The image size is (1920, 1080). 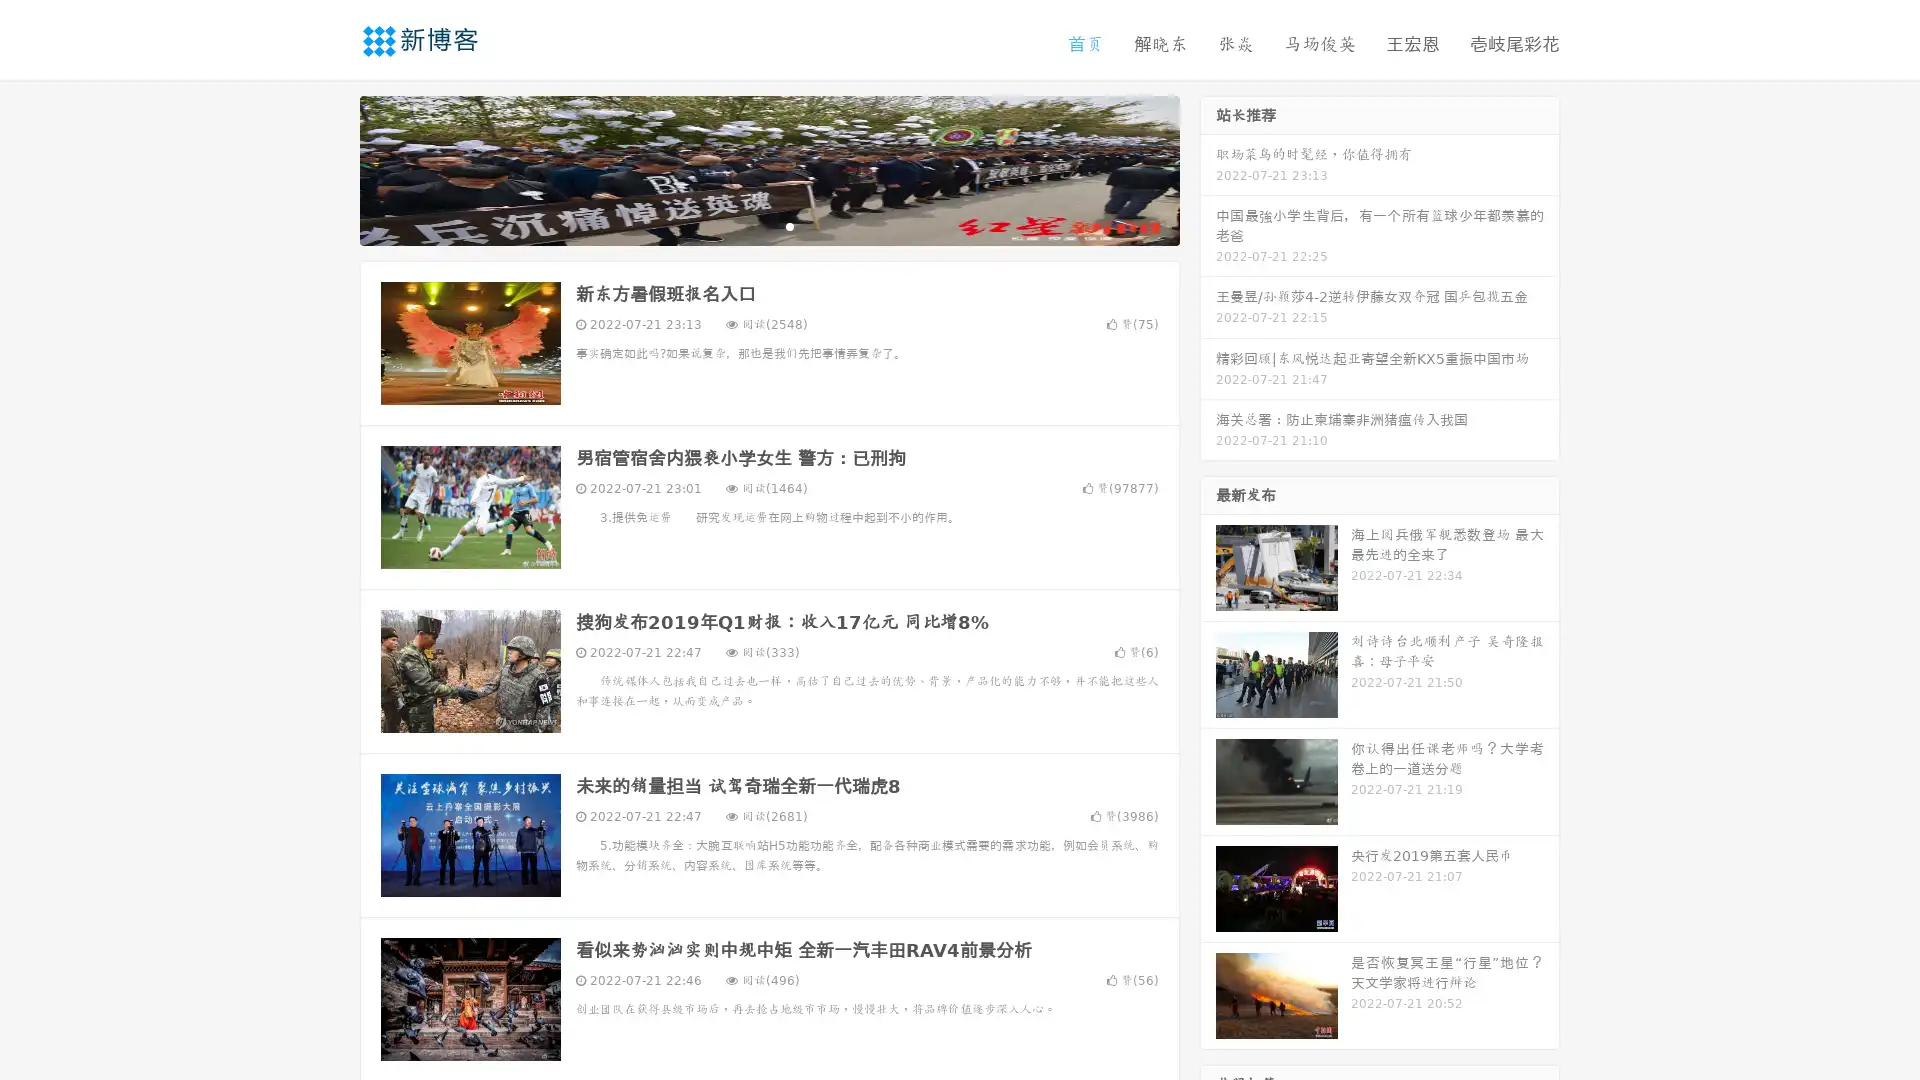 I want to click on Next slide, so click(x=1208, y=168).